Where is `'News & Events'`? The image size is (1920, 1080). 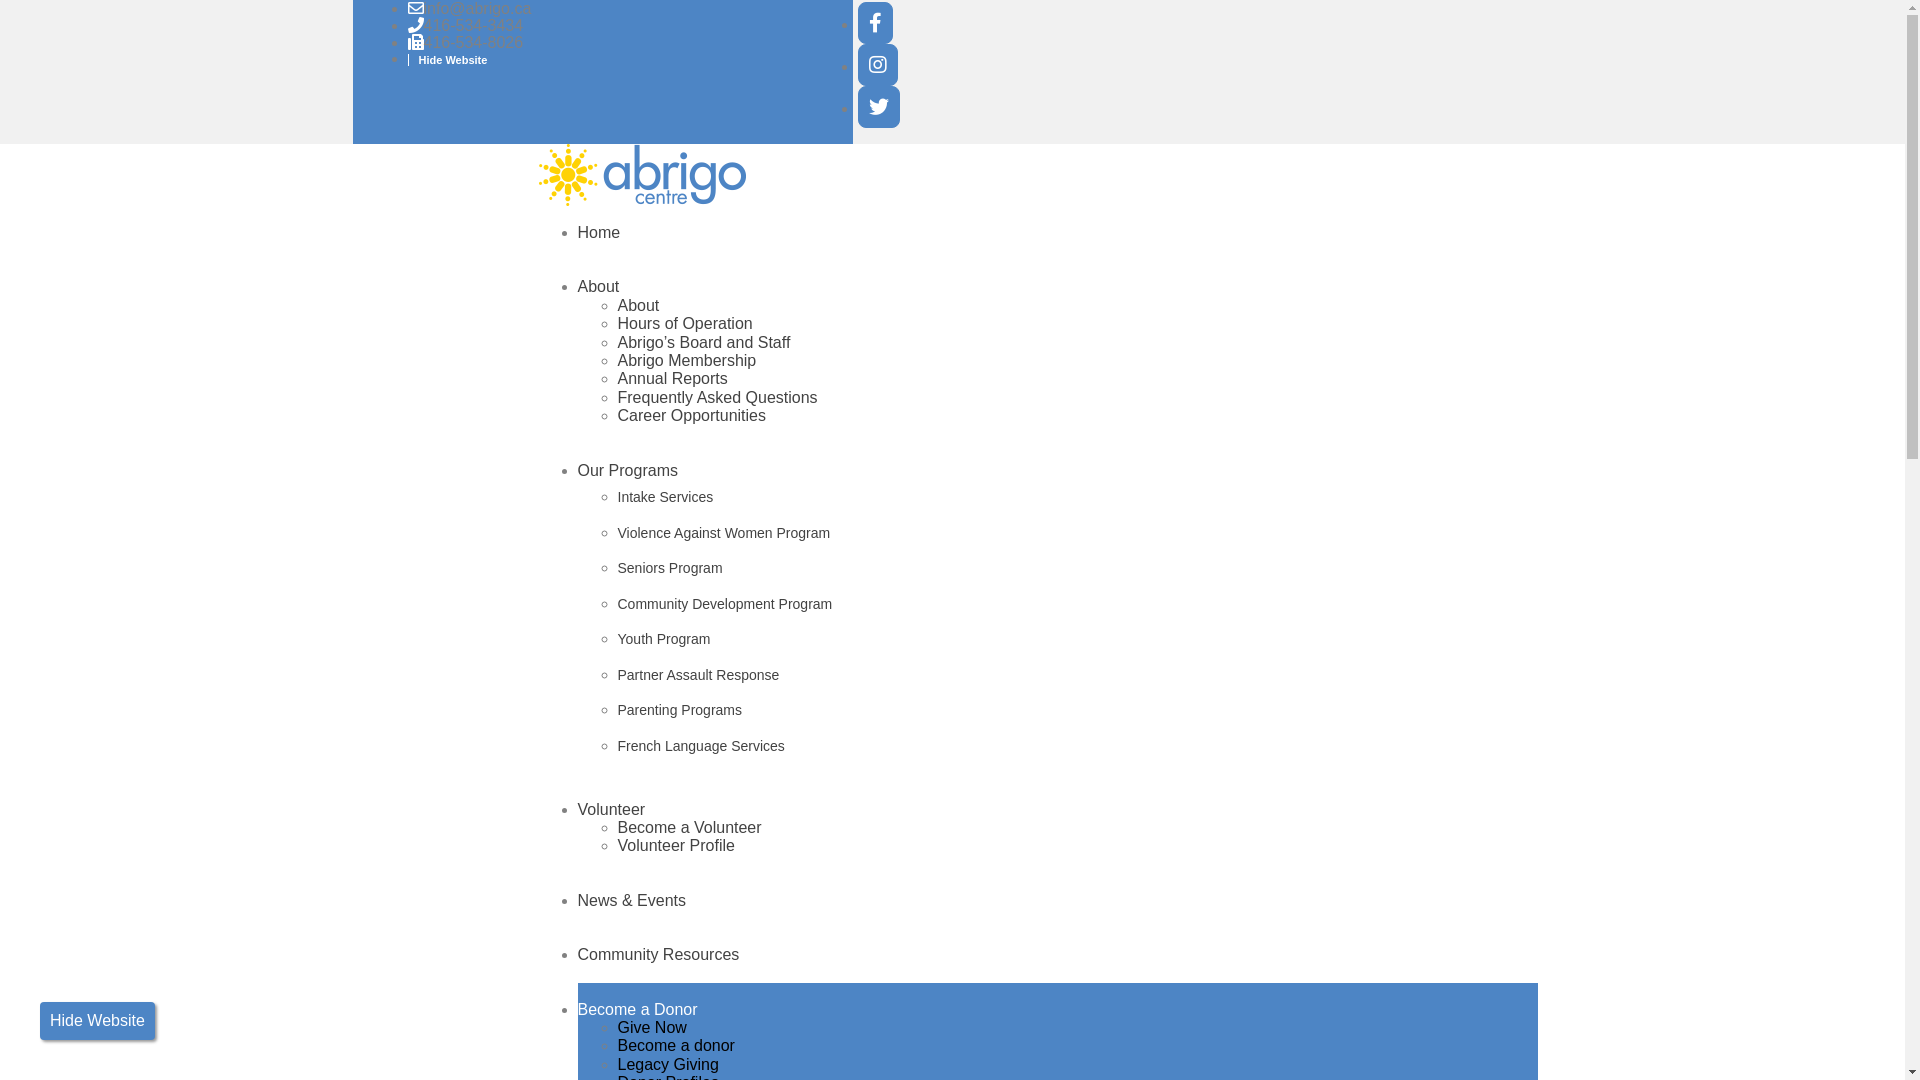 'News & Events' is located at coordinates (631, 900).